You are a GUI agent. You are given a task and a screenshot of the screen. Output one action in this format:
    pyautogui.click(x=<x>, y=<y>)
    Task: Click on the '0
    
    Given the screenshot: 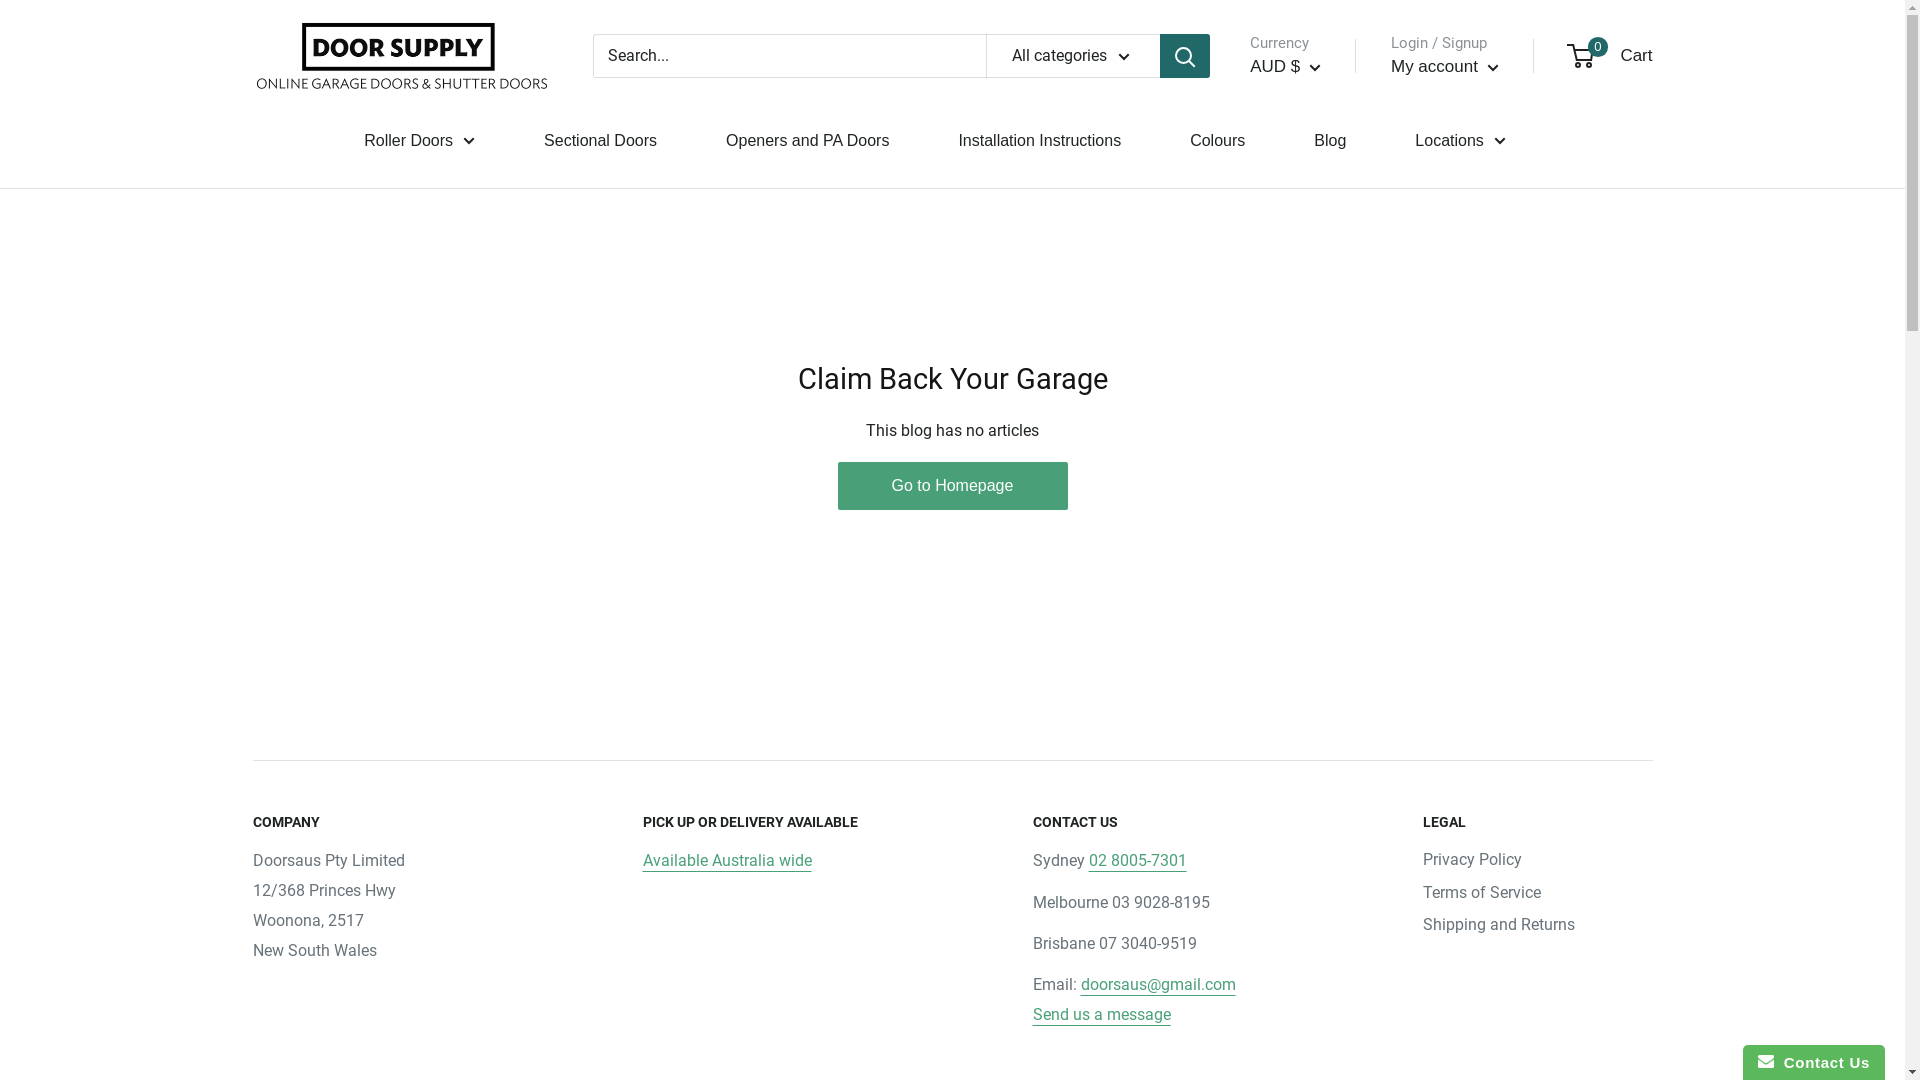 What is the action you would take?
    pyautogui.click(x=1611, y=55)
    